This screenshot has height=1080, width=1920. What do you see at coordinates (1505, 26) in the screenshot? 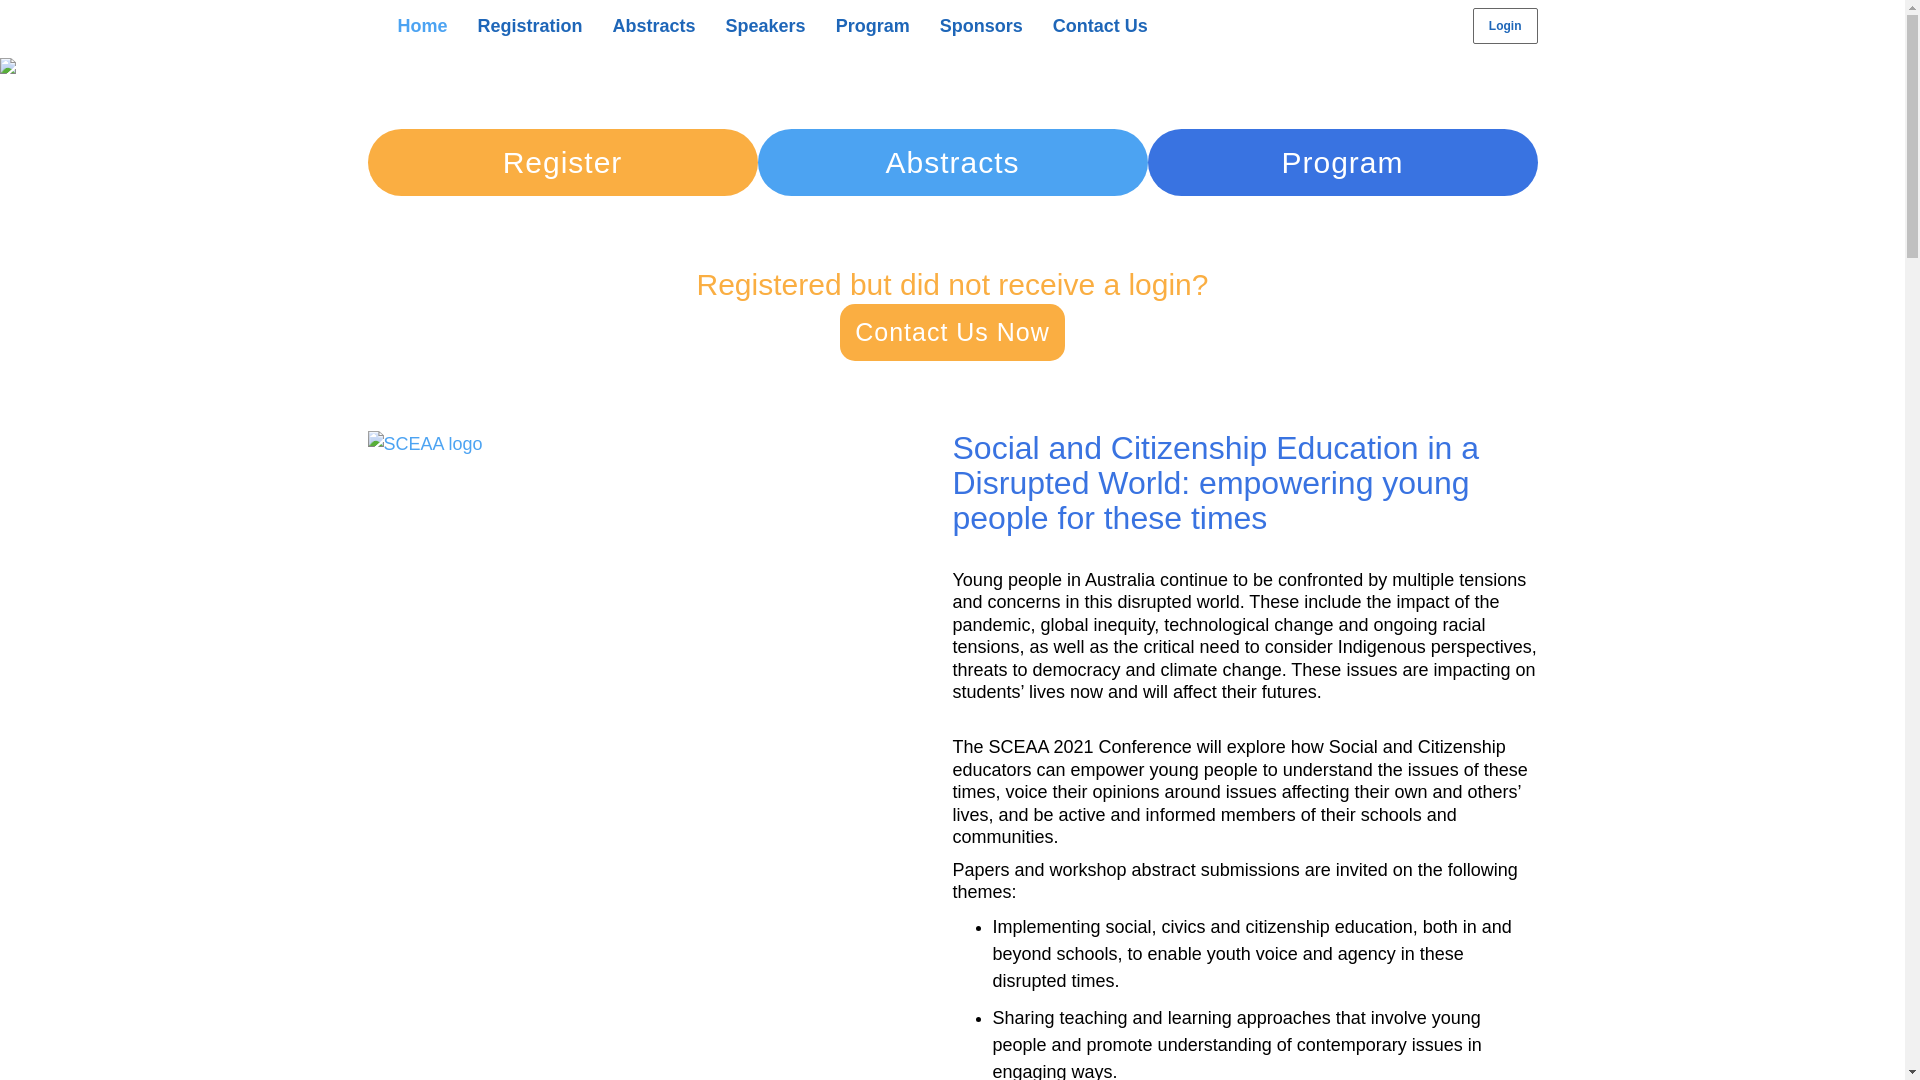
I see `'Login'` at bounding box center [1505, 26].